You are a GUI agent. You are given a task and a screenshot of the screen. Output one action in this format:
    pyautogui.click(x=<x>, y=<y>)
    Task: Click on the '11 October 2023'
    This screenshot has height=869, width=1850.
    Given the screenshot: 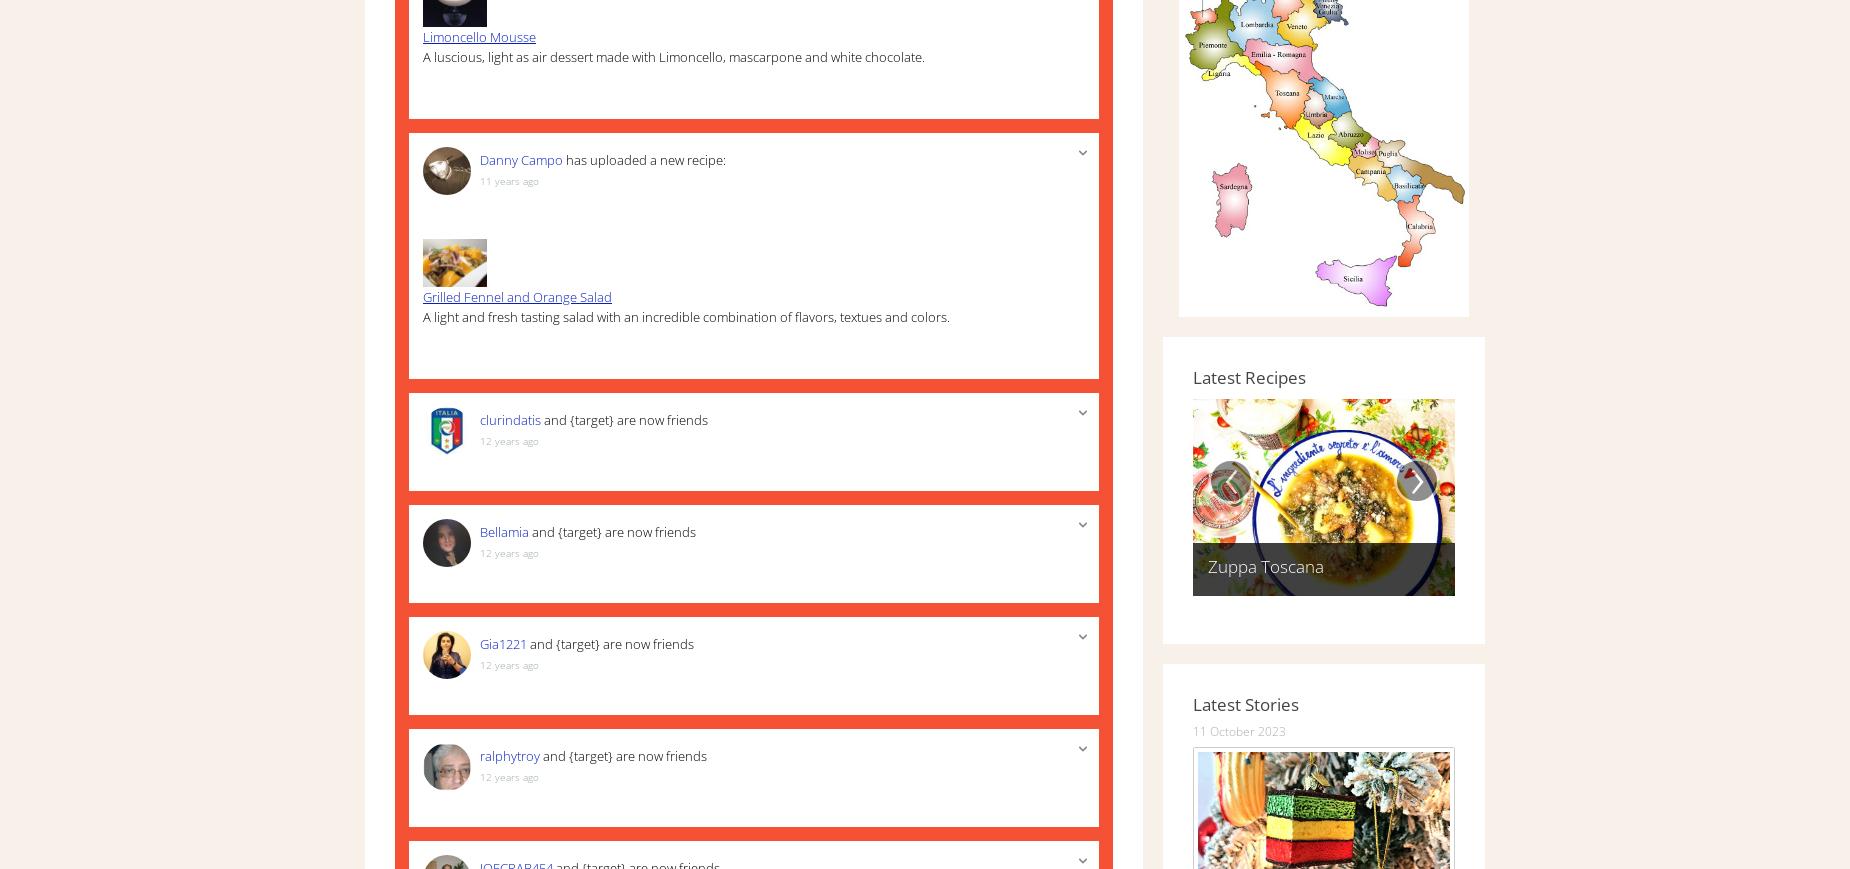 What is the action you would take?
    pyautogui.click(x=1238, y=729)
    